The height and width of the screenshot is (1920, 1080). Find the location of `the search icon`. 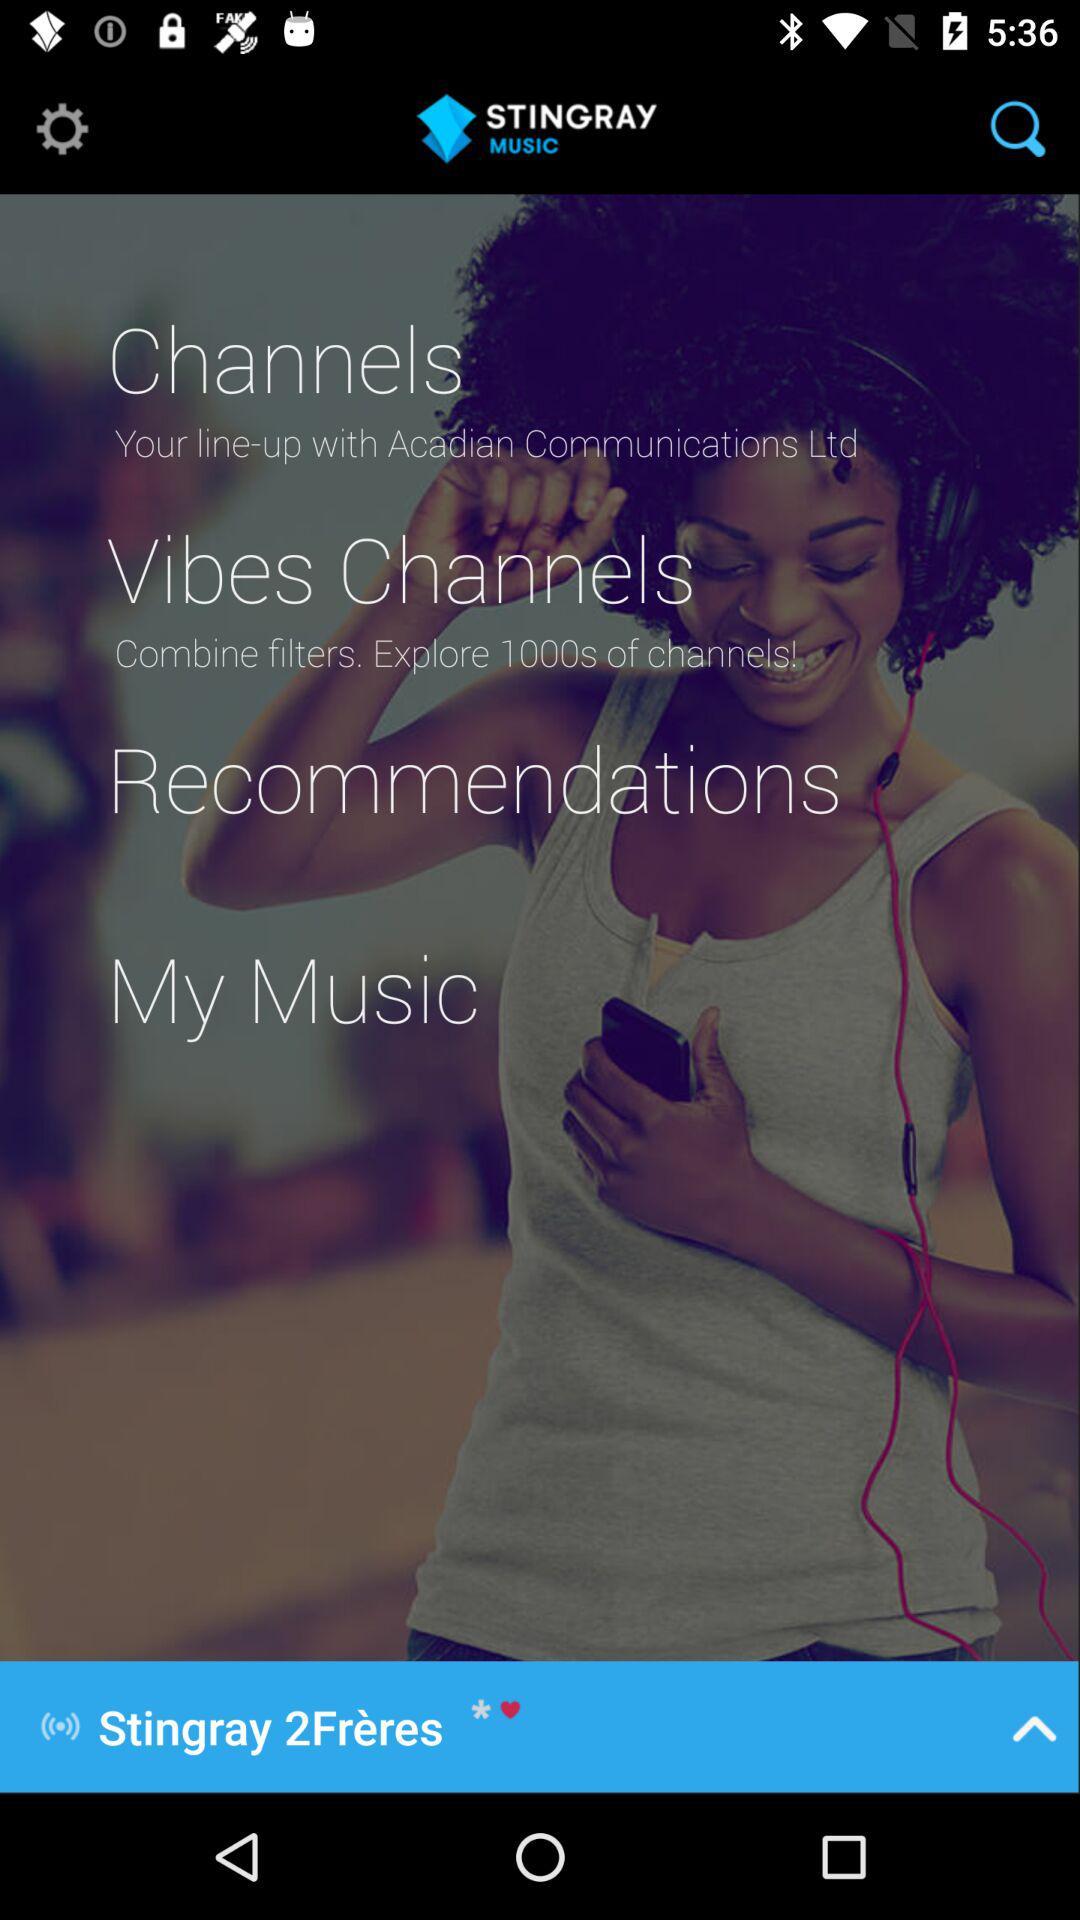

the search icon is located at coordinates (1017, 127).